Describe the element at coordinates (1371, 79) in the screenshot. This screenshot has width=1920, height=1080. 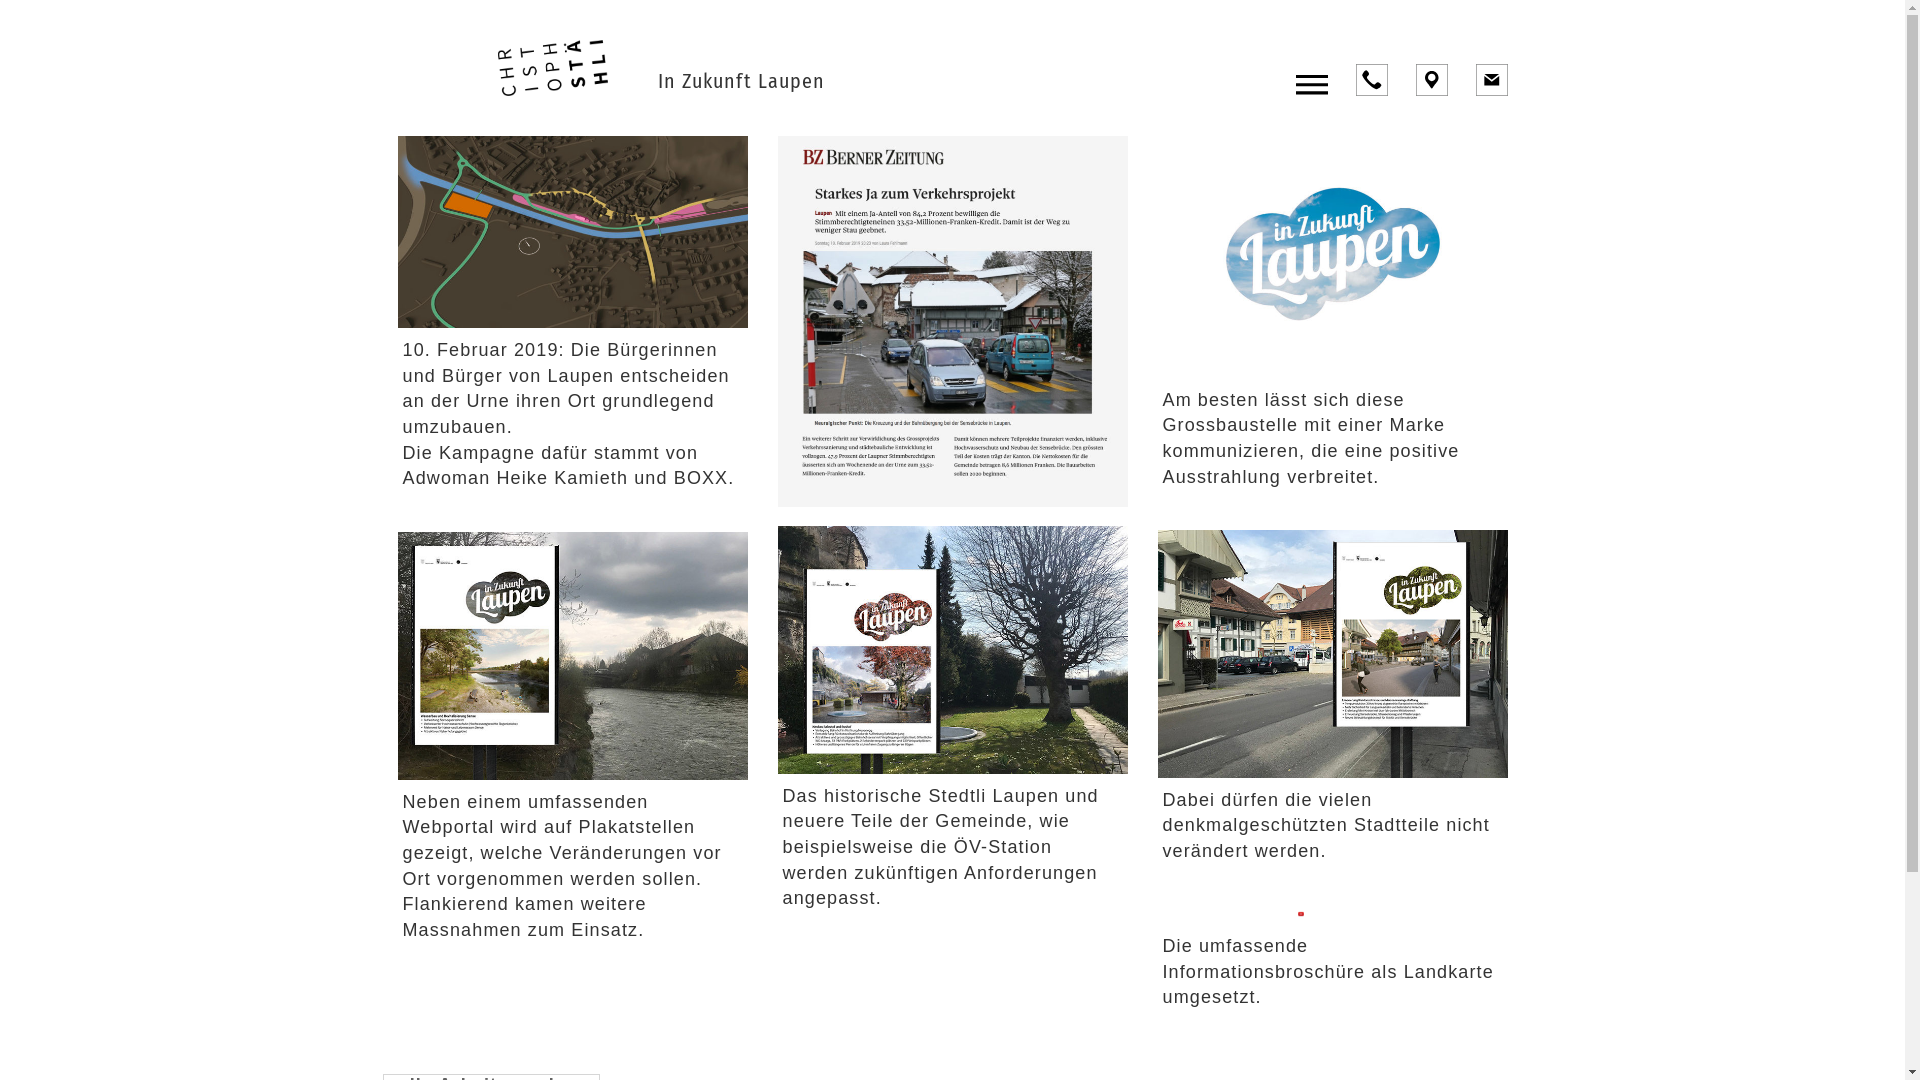
I see `'Anrufen'` at that location.